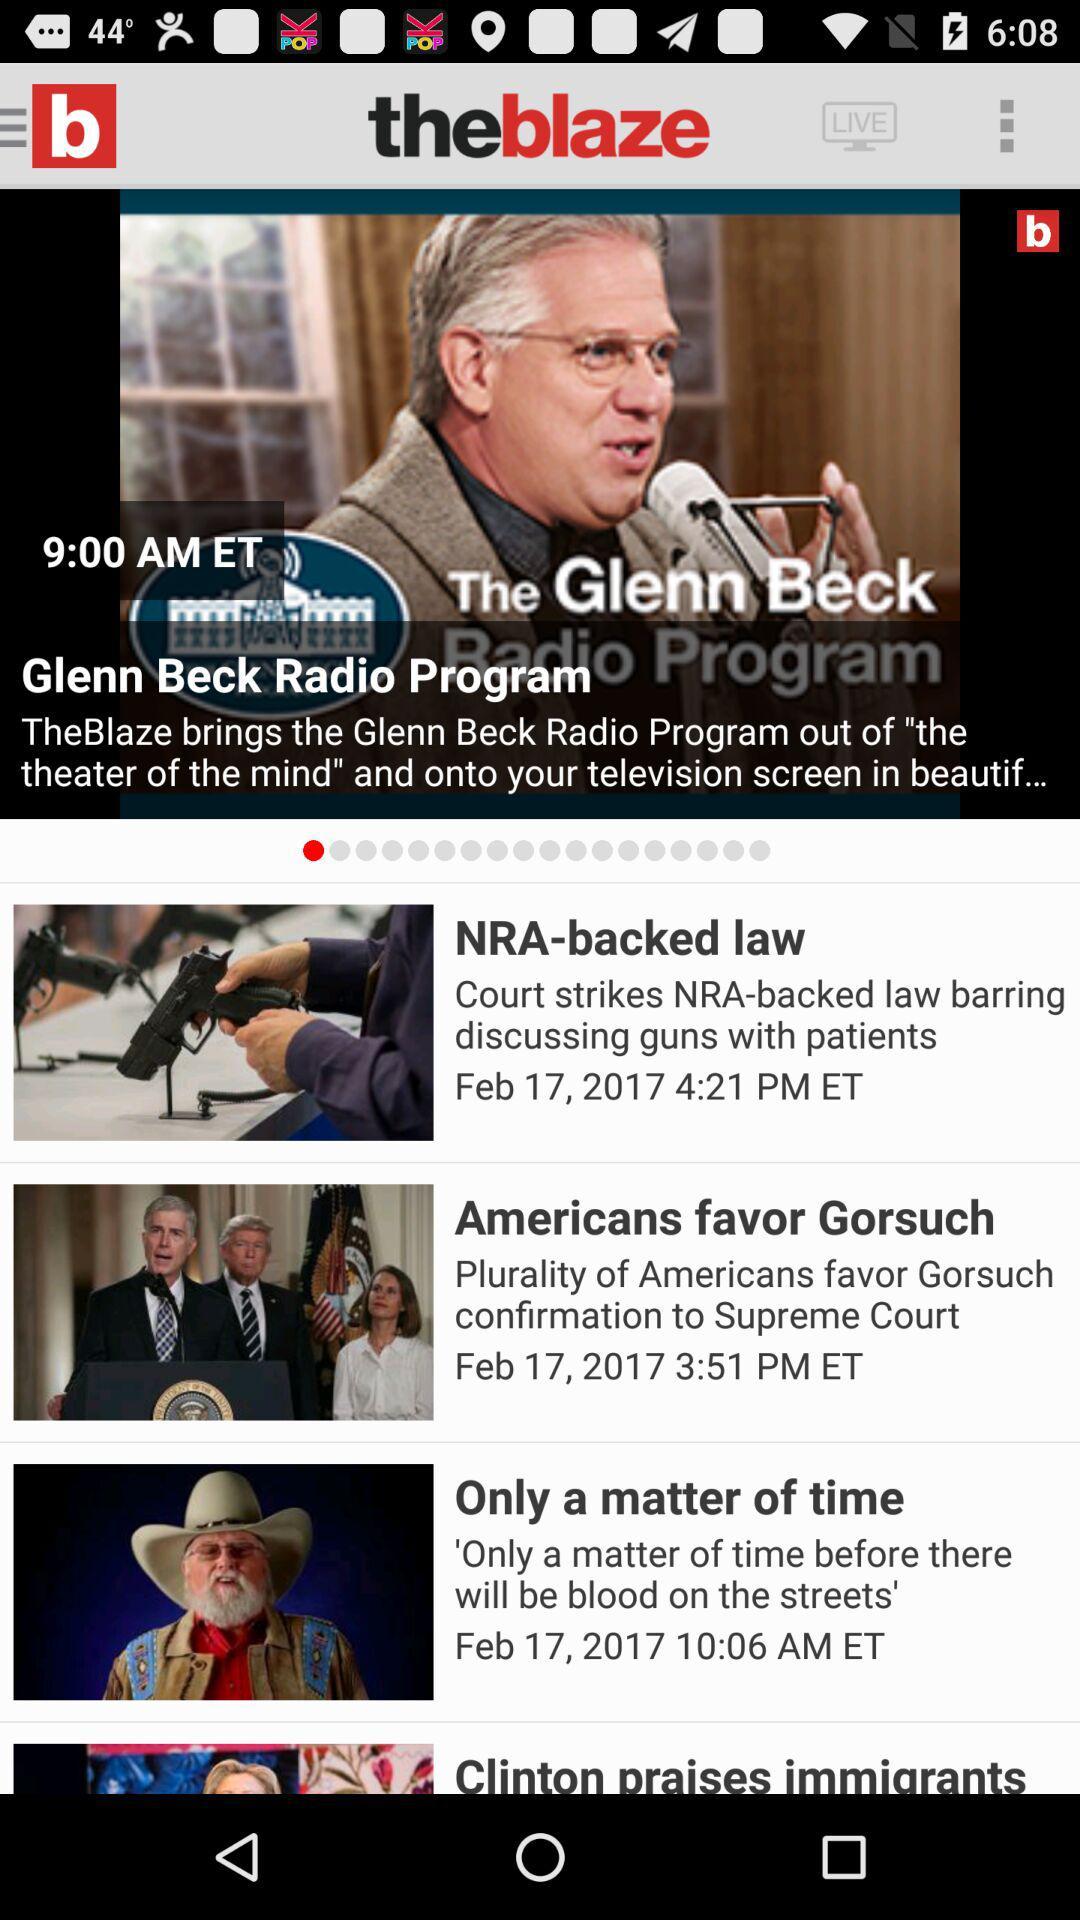 The width and height of the screenshot is (1080, 1920). Describe the element at coordinates (223, 1022) in the screenshot. I see `the image left to nrabacked law` at that location.